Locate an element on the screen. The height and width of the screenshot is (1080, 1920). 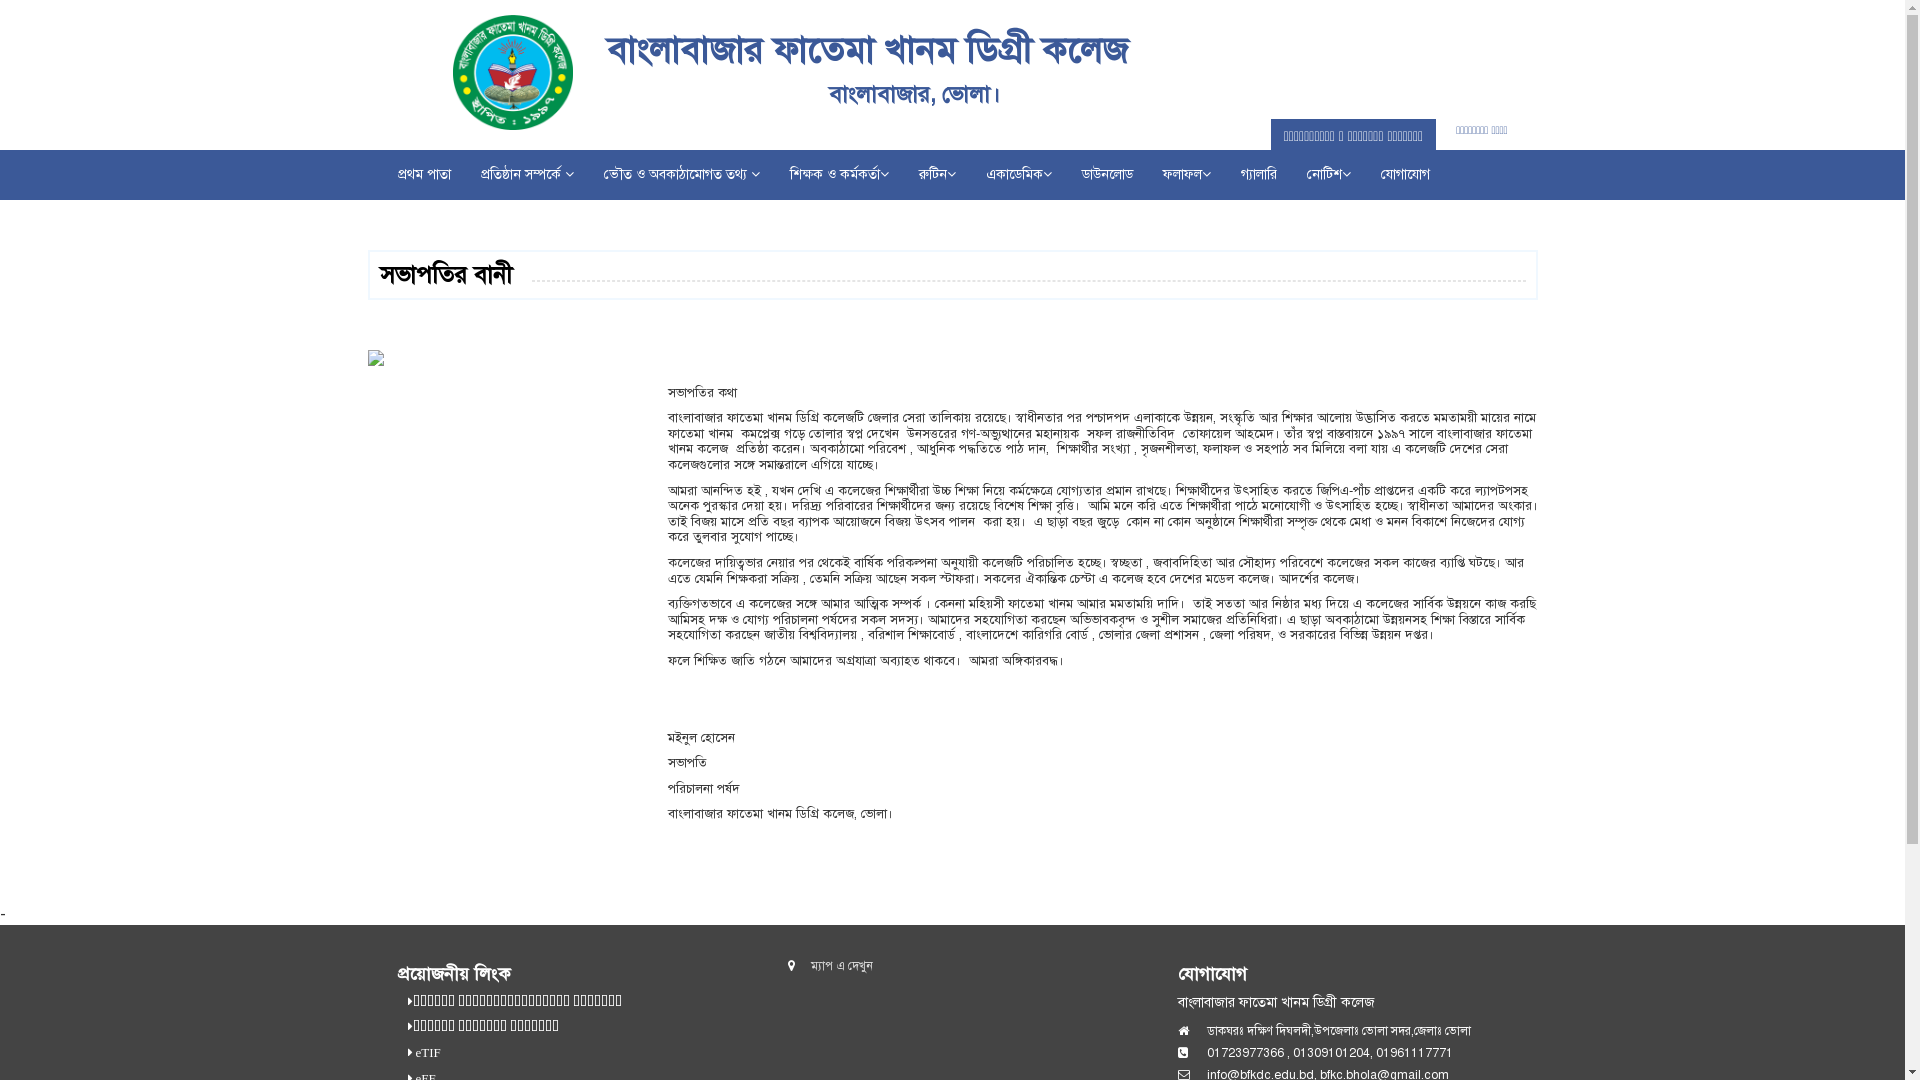
'eTIF' is located at coordinates (425, 1052).